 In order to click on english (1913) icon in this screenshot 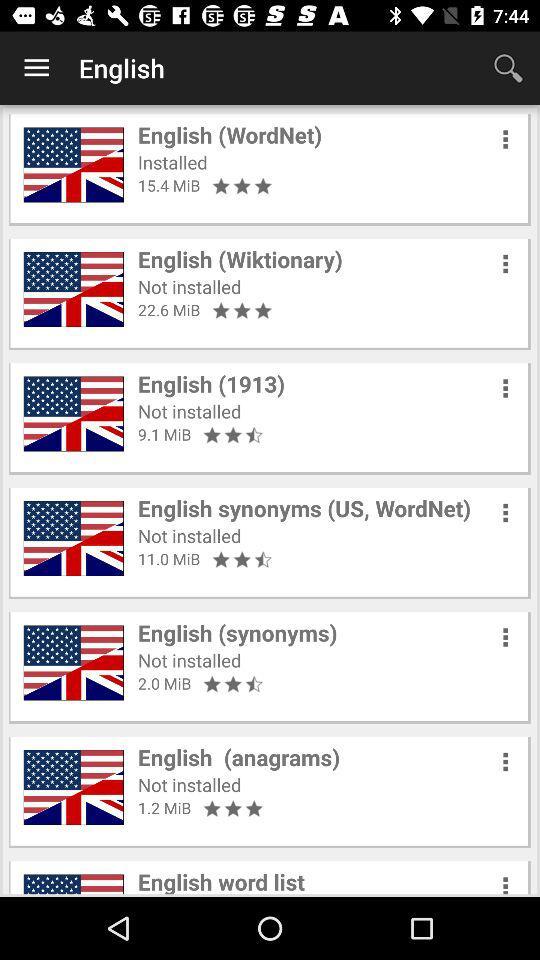, I will do `click(210, 382)`.